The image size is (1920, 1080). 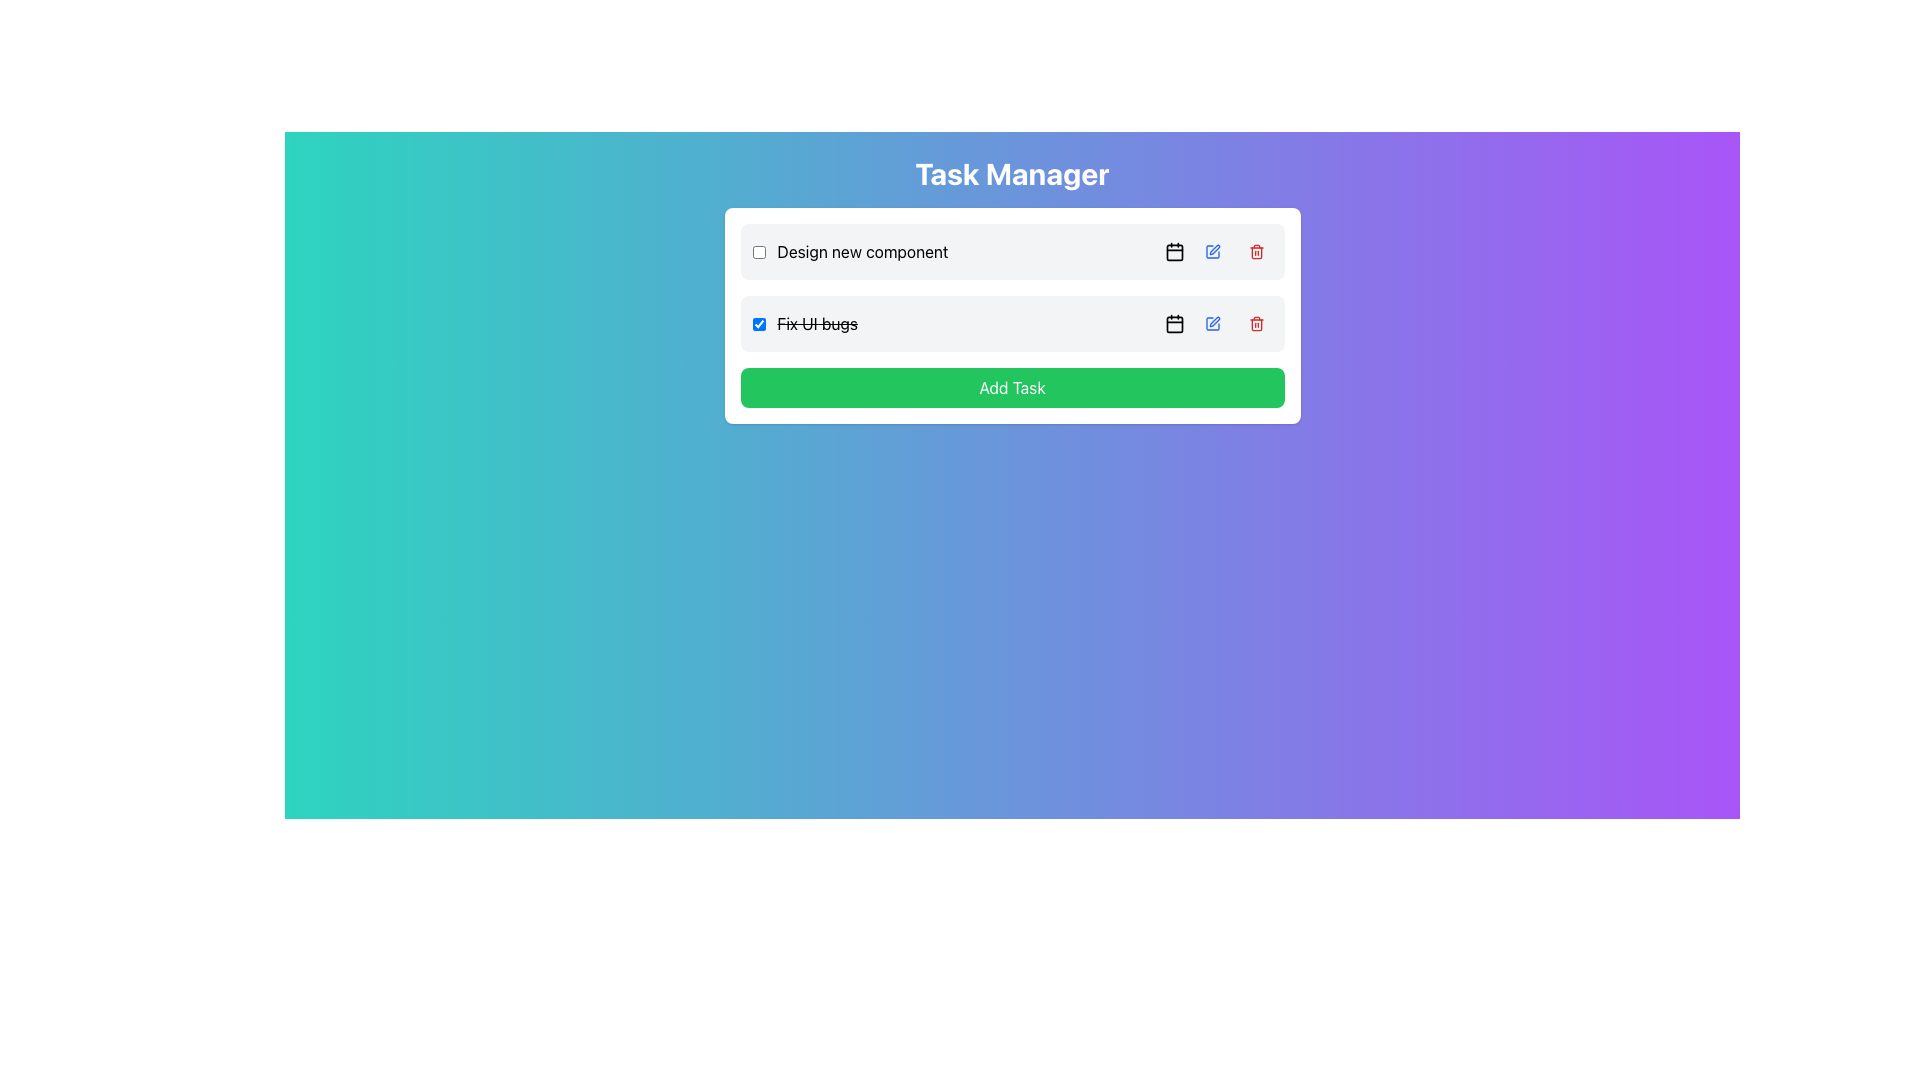 What do you see at coordinates (805, 323) in the screenshot?
I see `the labeled text 'Fix UI bugs' with strikethrough` at bounding box center [805, 323].